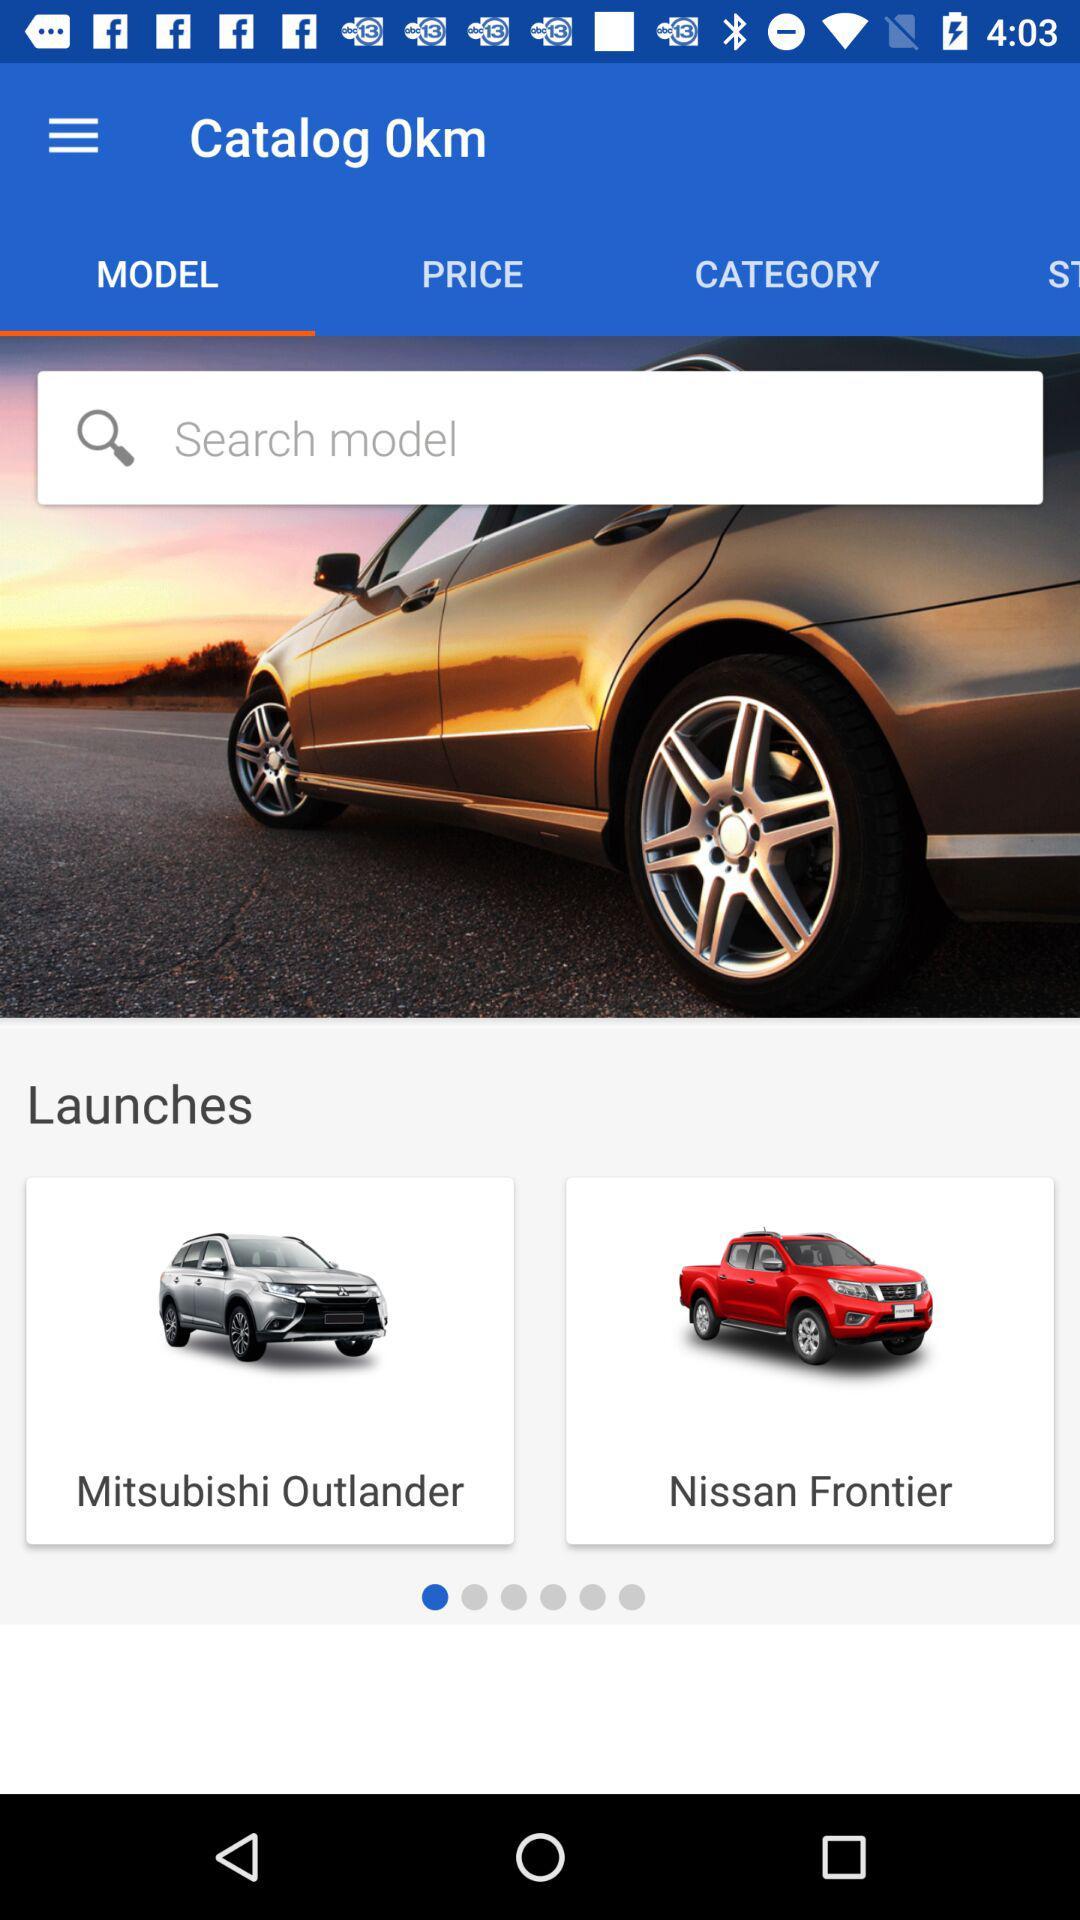 Image resolution: width=1080 pixels, height=1920 pixels. What do you see at coordinates (72, 135) in the screenshot?
I see `item above model` at bounding box center [72, 135].